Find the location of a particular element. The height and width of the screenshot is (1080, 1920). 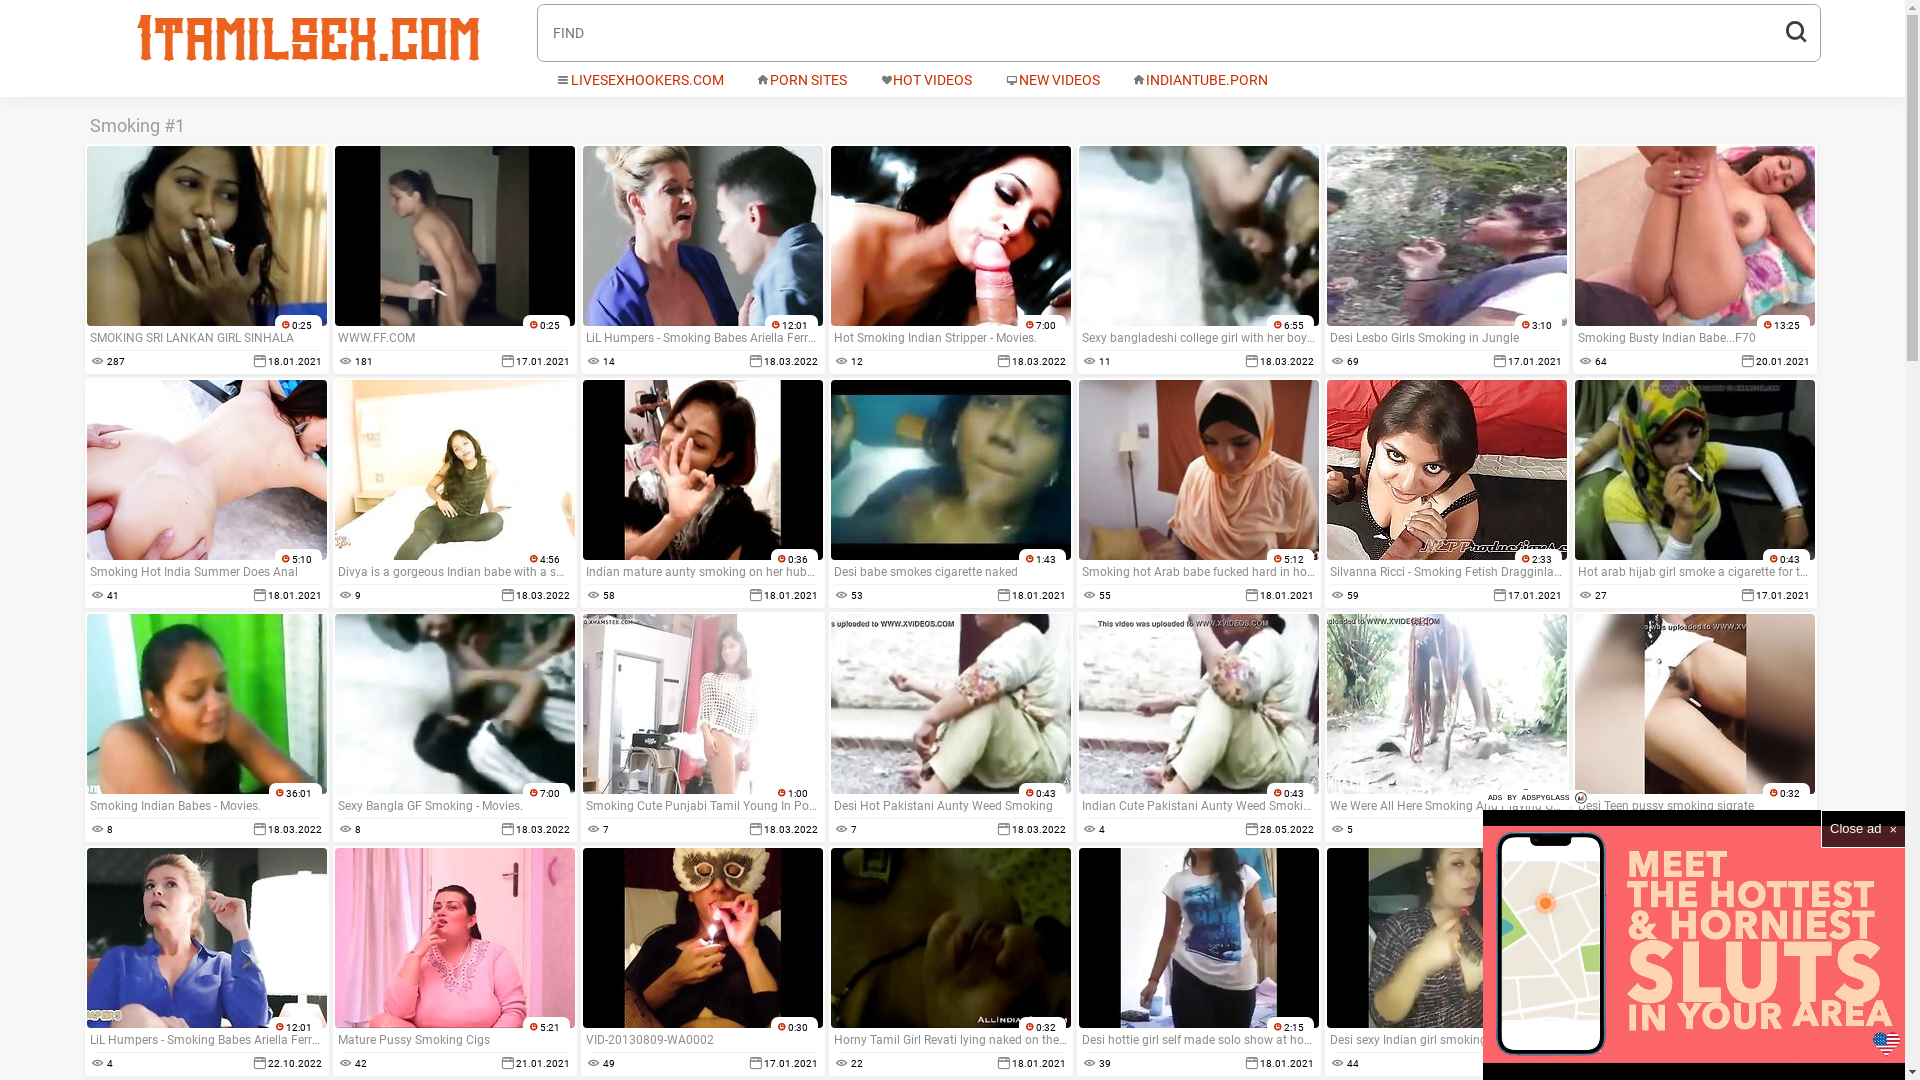

'0:30 is located at coordinates (580, 959).